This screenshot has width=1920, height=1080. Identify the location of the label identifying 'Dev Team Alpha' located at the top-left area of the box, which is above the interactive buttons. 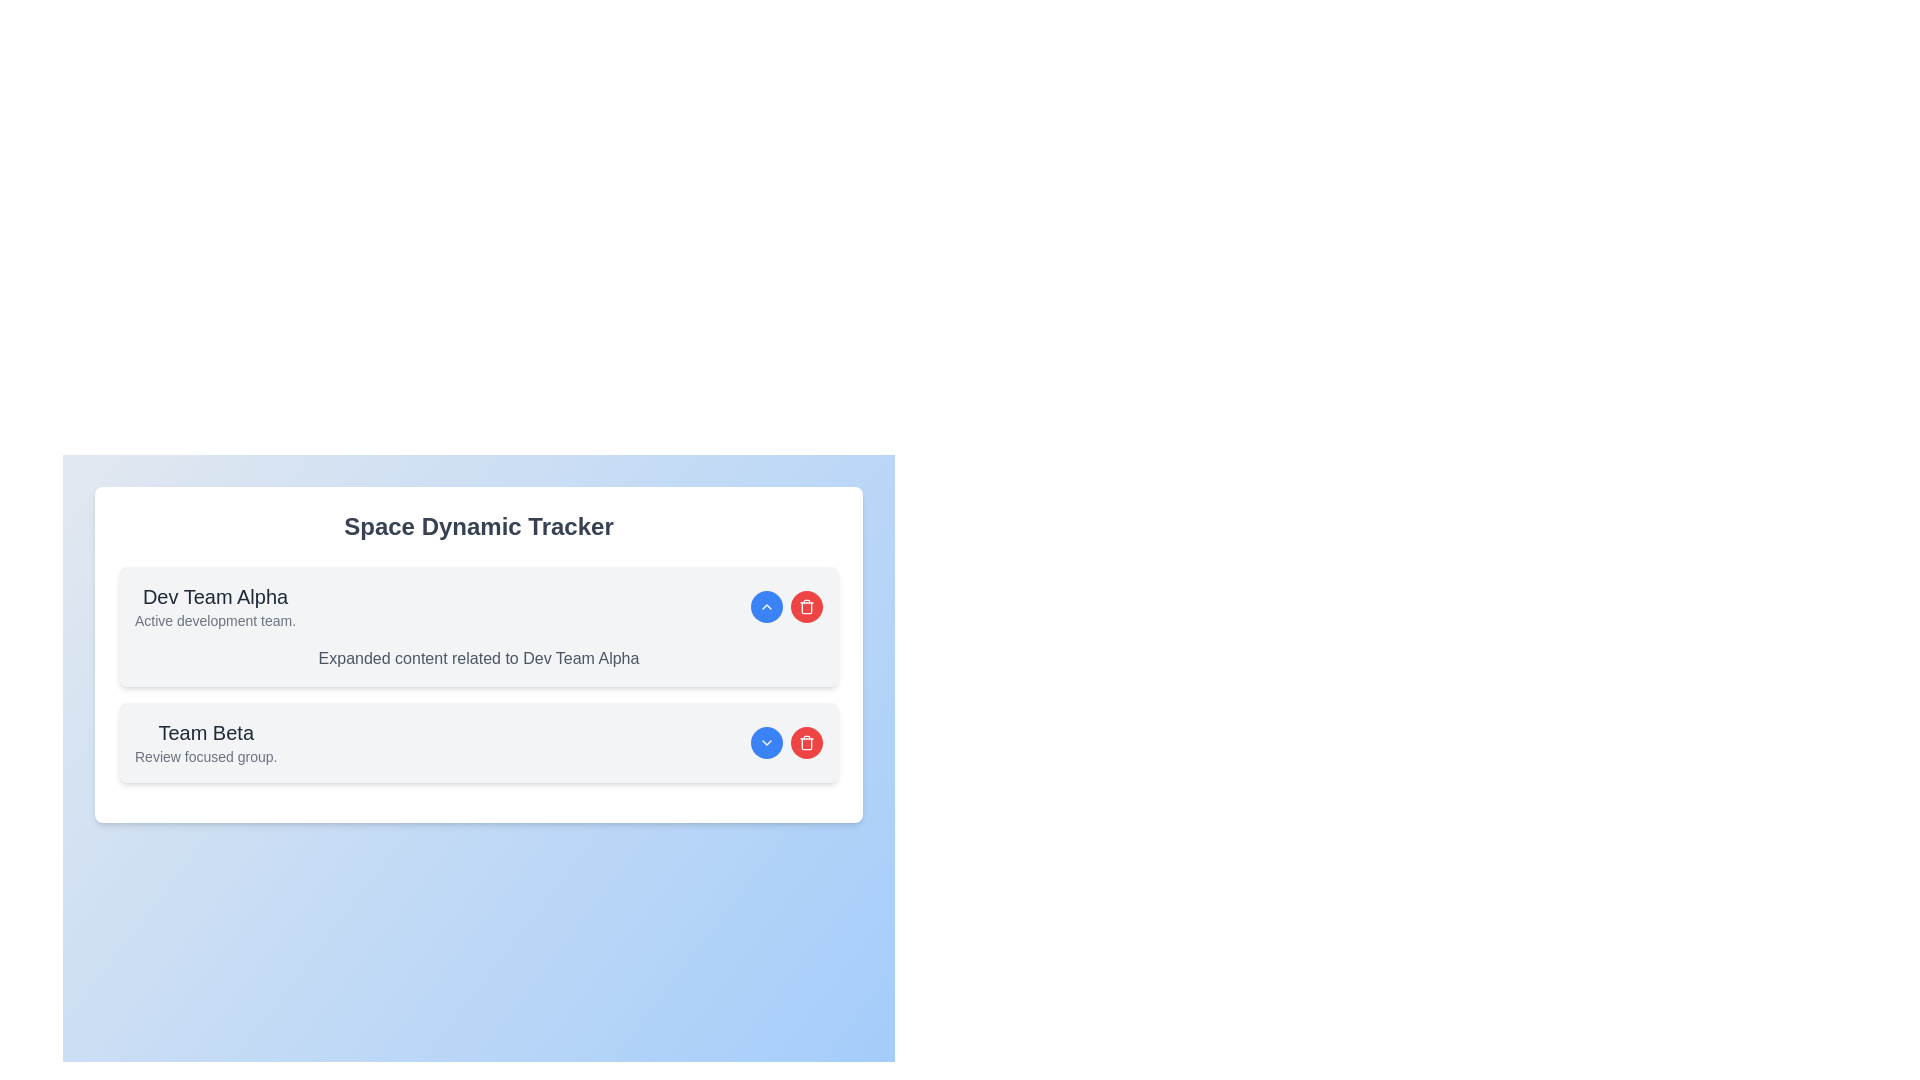
(215, 605).